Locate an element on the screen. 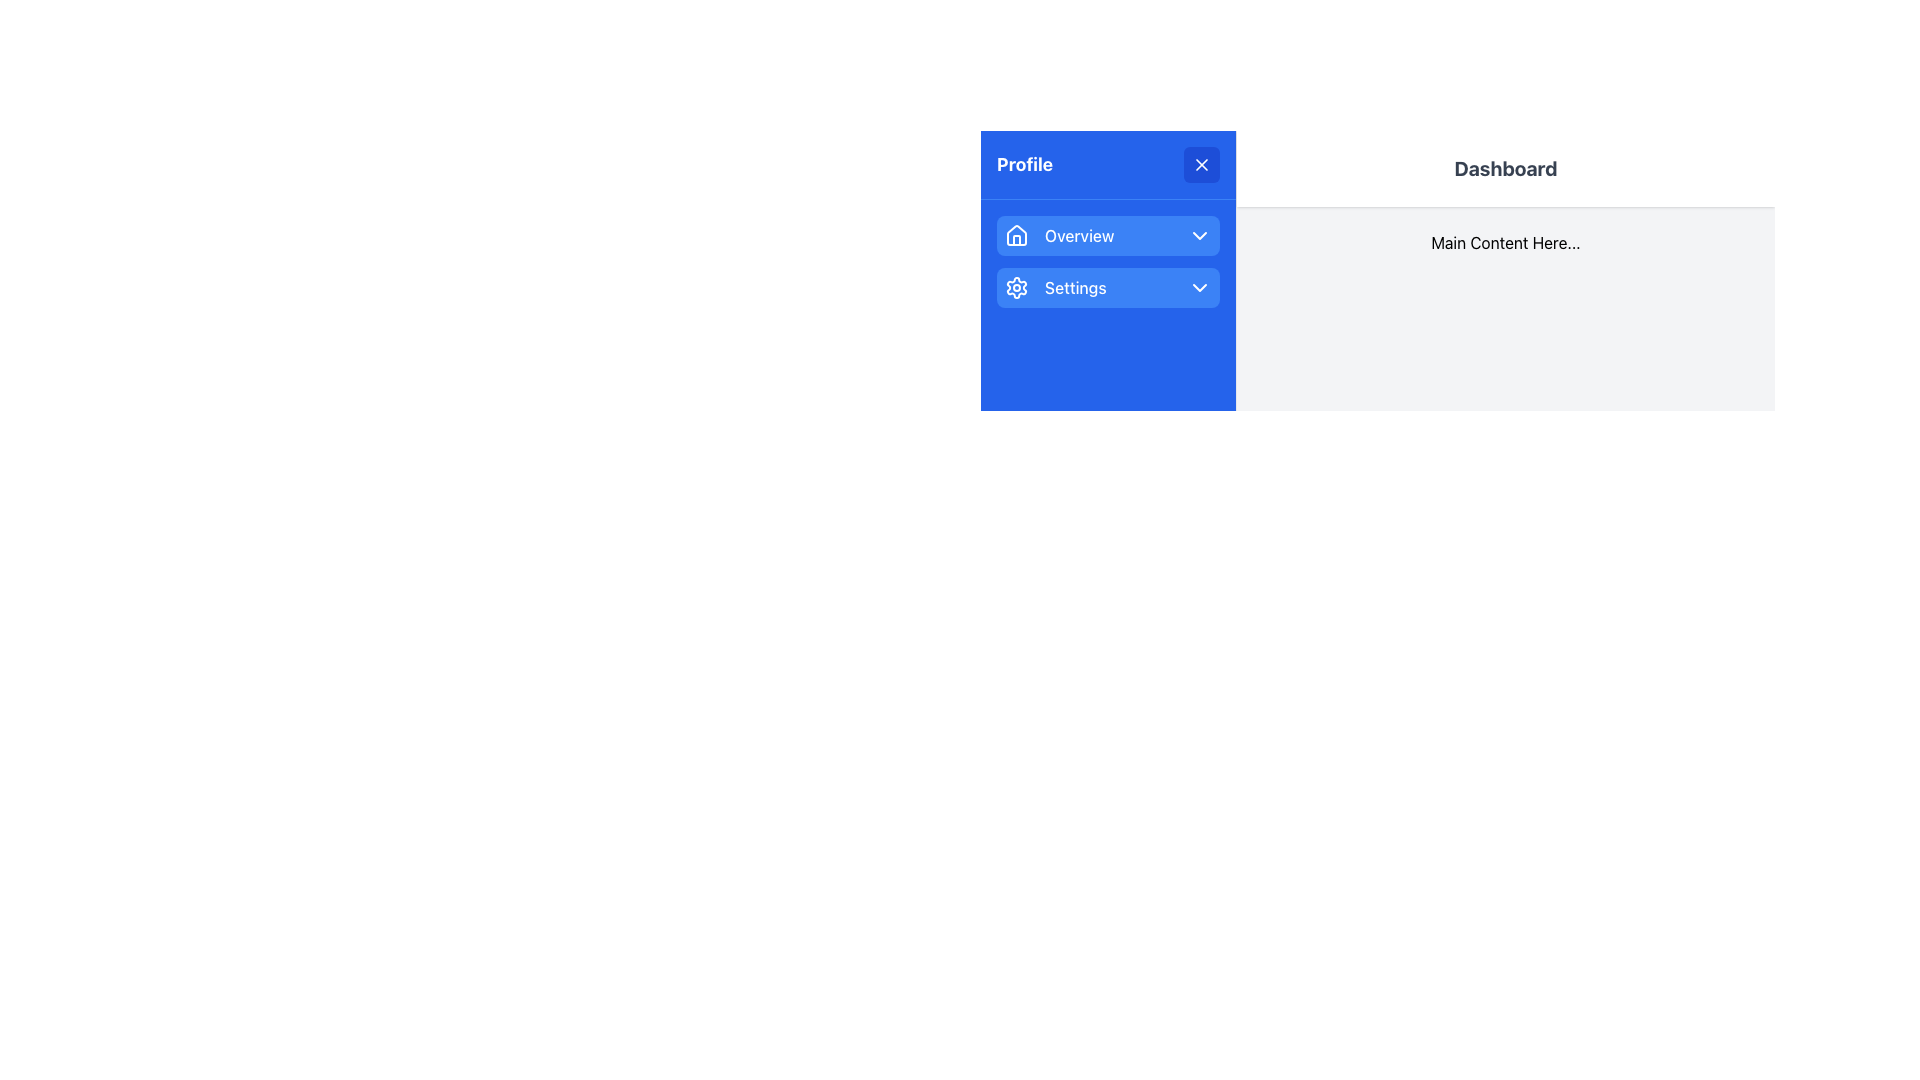  bold text 'Profile' located in the blue background header area of the menu, positioned at the top-left of the interface is located at coordinates (1025, 164).